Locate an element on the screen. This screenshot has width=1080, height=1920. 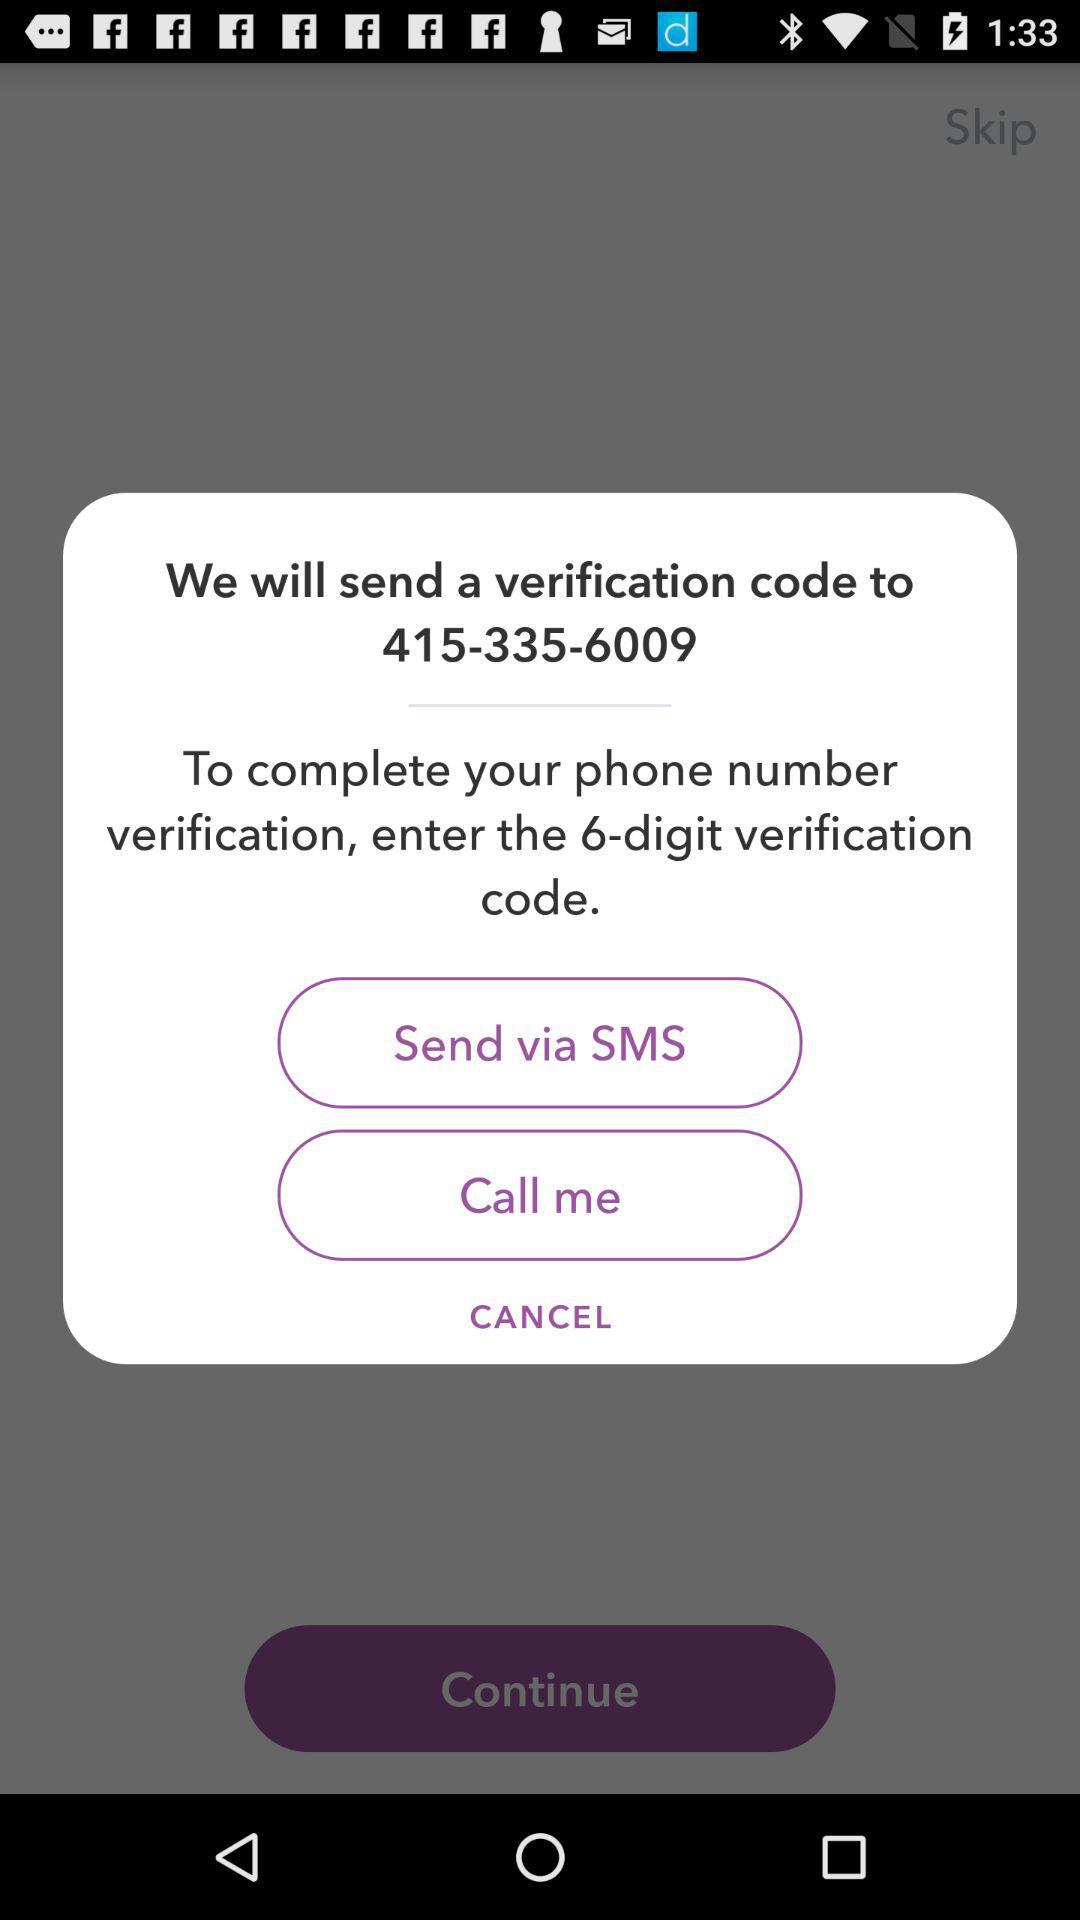
the call me is located at coordinates (540, 1195).